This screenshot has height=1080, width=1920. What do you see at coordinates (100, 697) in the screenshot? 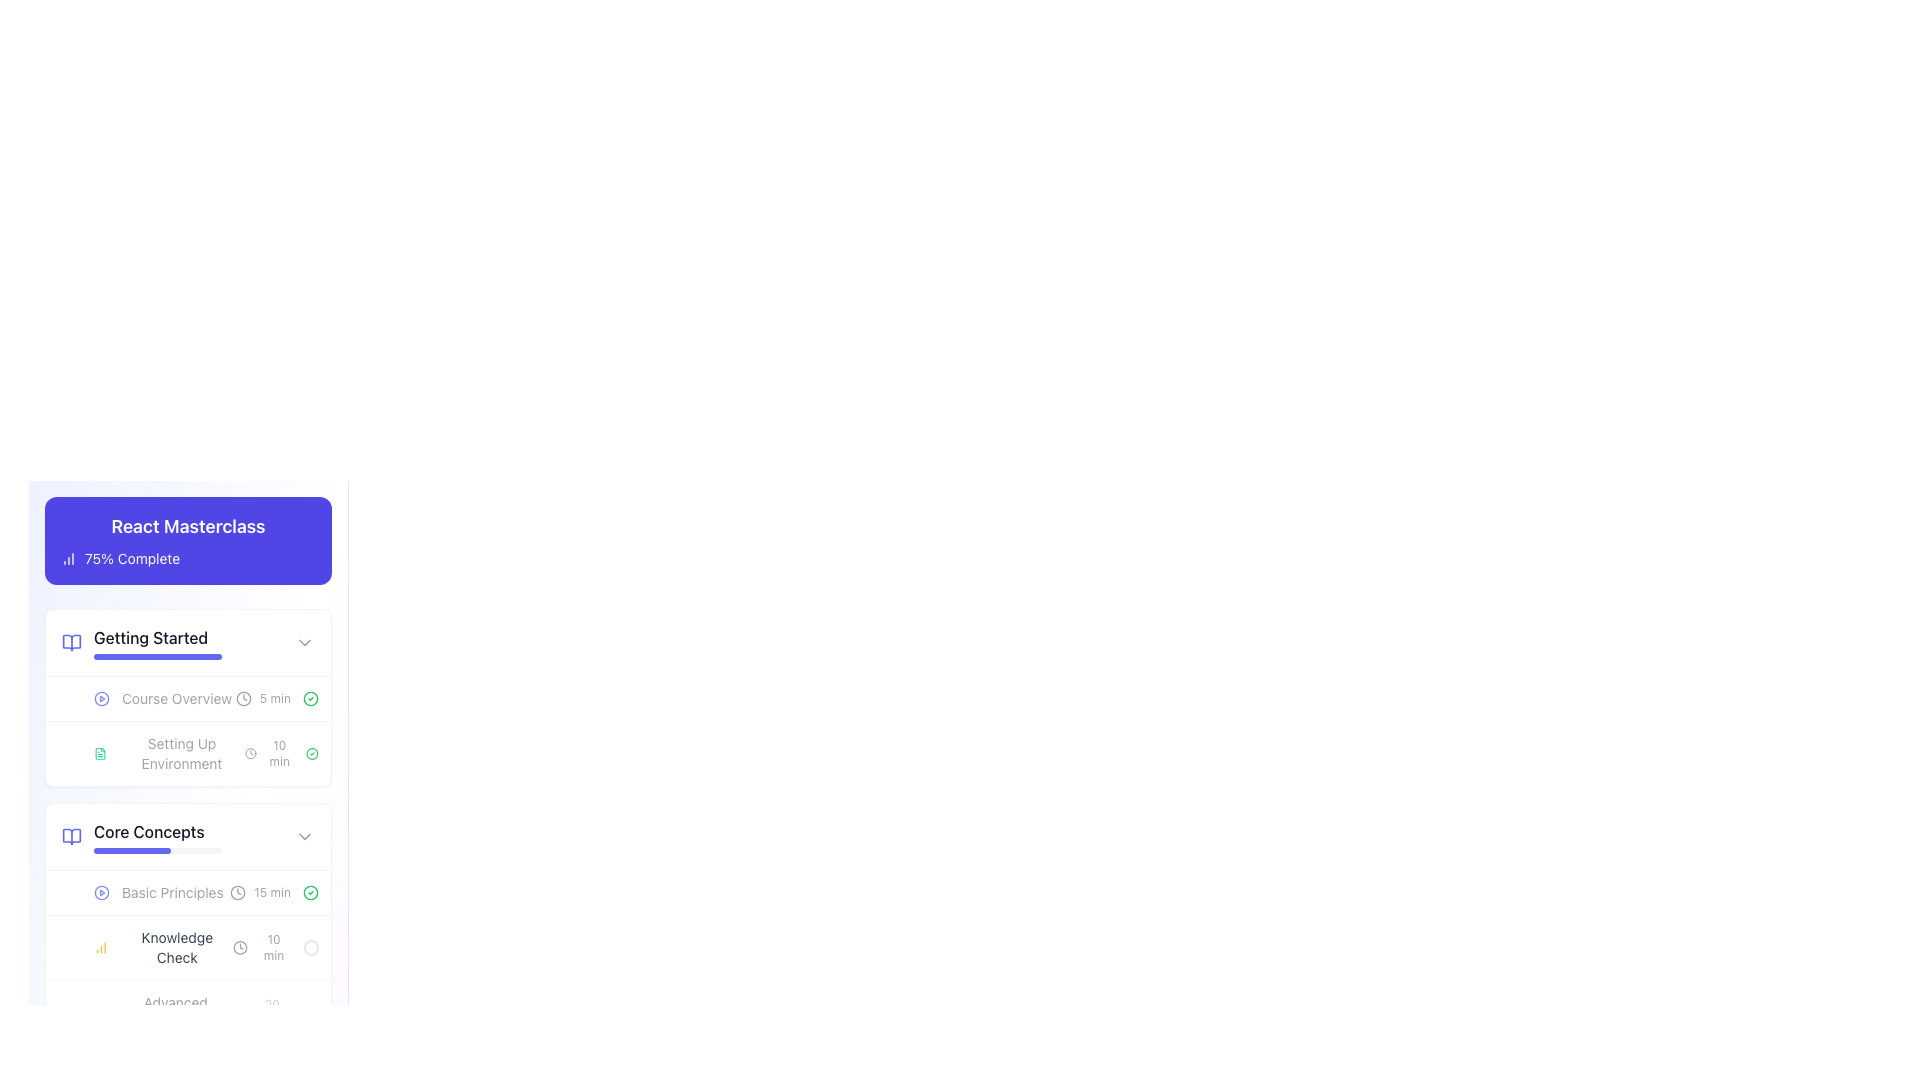
I see `the circular play icon outlined in indigo with a triangular play symbol inside, which is positioned to the left of the 'Course Overview' text` at bounding box center [100, 697].